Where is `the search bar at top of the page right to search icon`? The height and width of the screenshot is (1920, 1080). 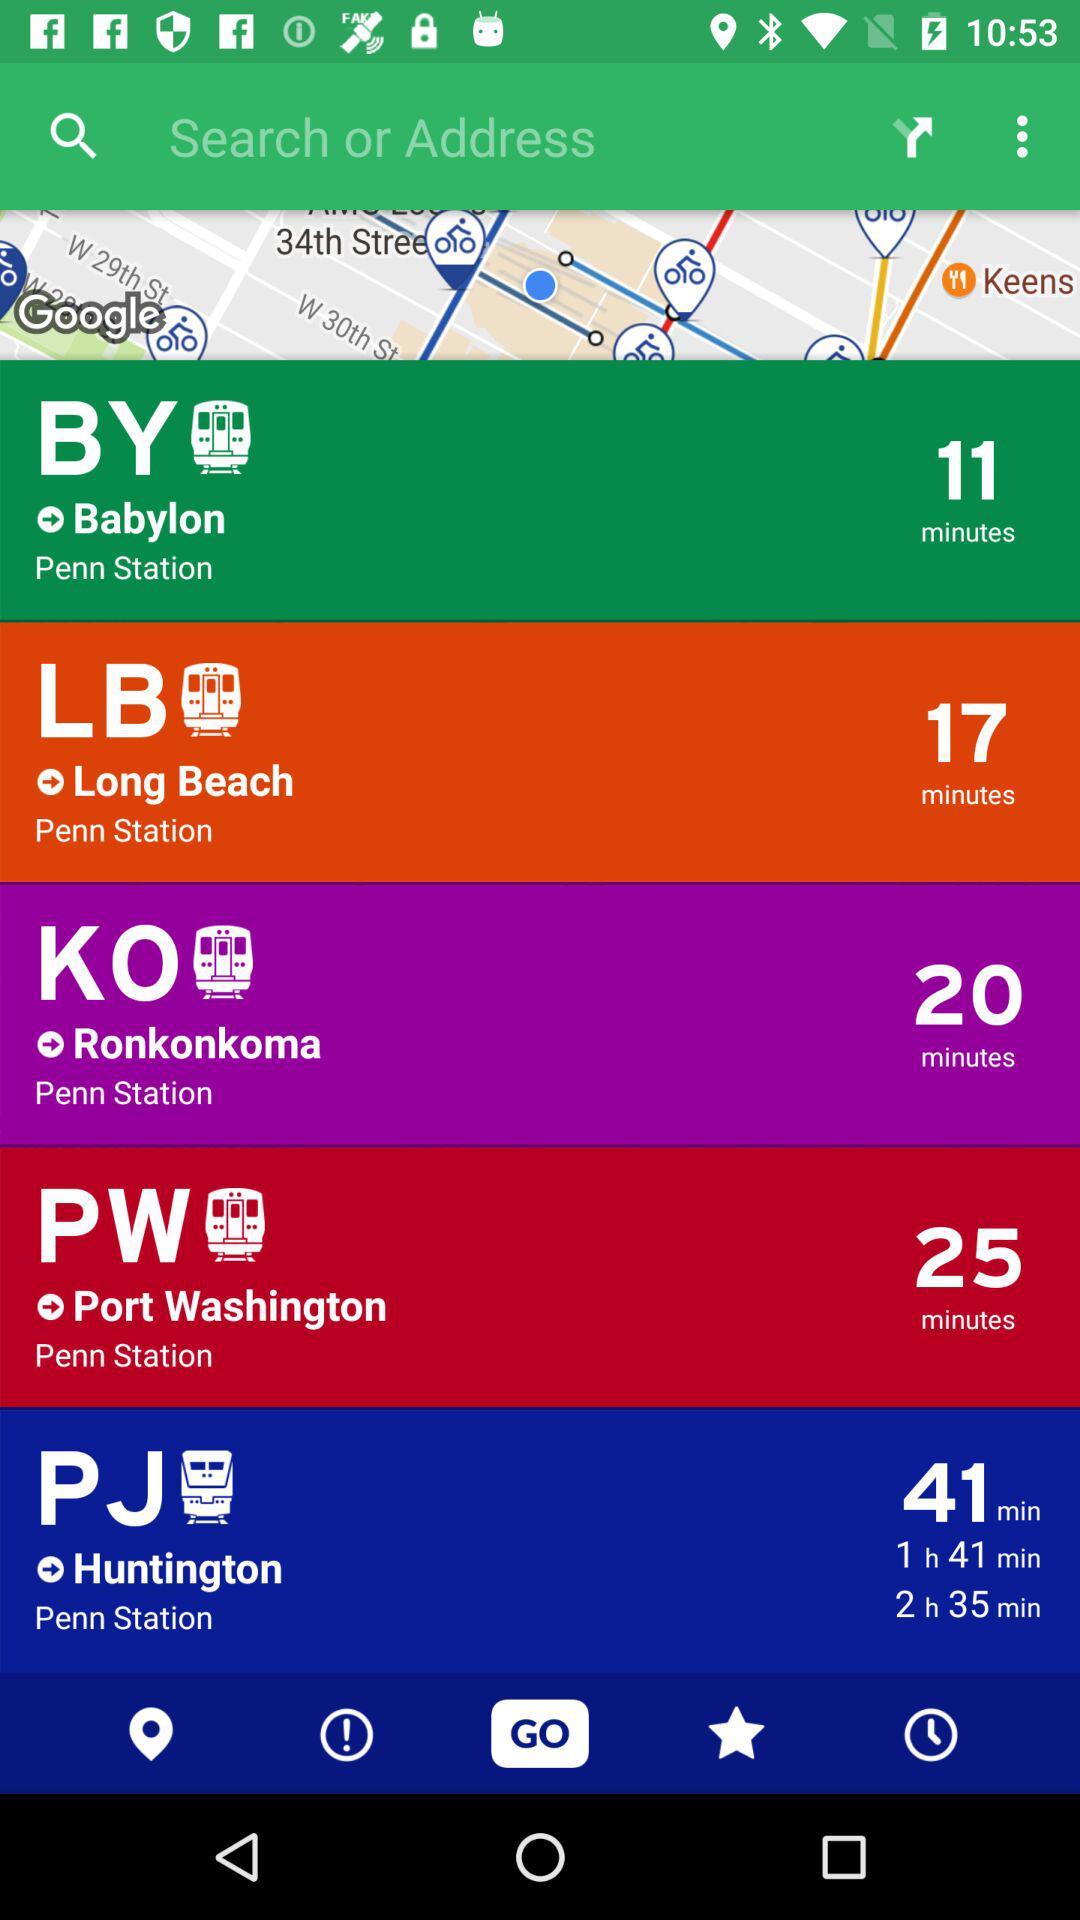
the search bar at top of the page right to search icon is located at coordinates (503, 134).